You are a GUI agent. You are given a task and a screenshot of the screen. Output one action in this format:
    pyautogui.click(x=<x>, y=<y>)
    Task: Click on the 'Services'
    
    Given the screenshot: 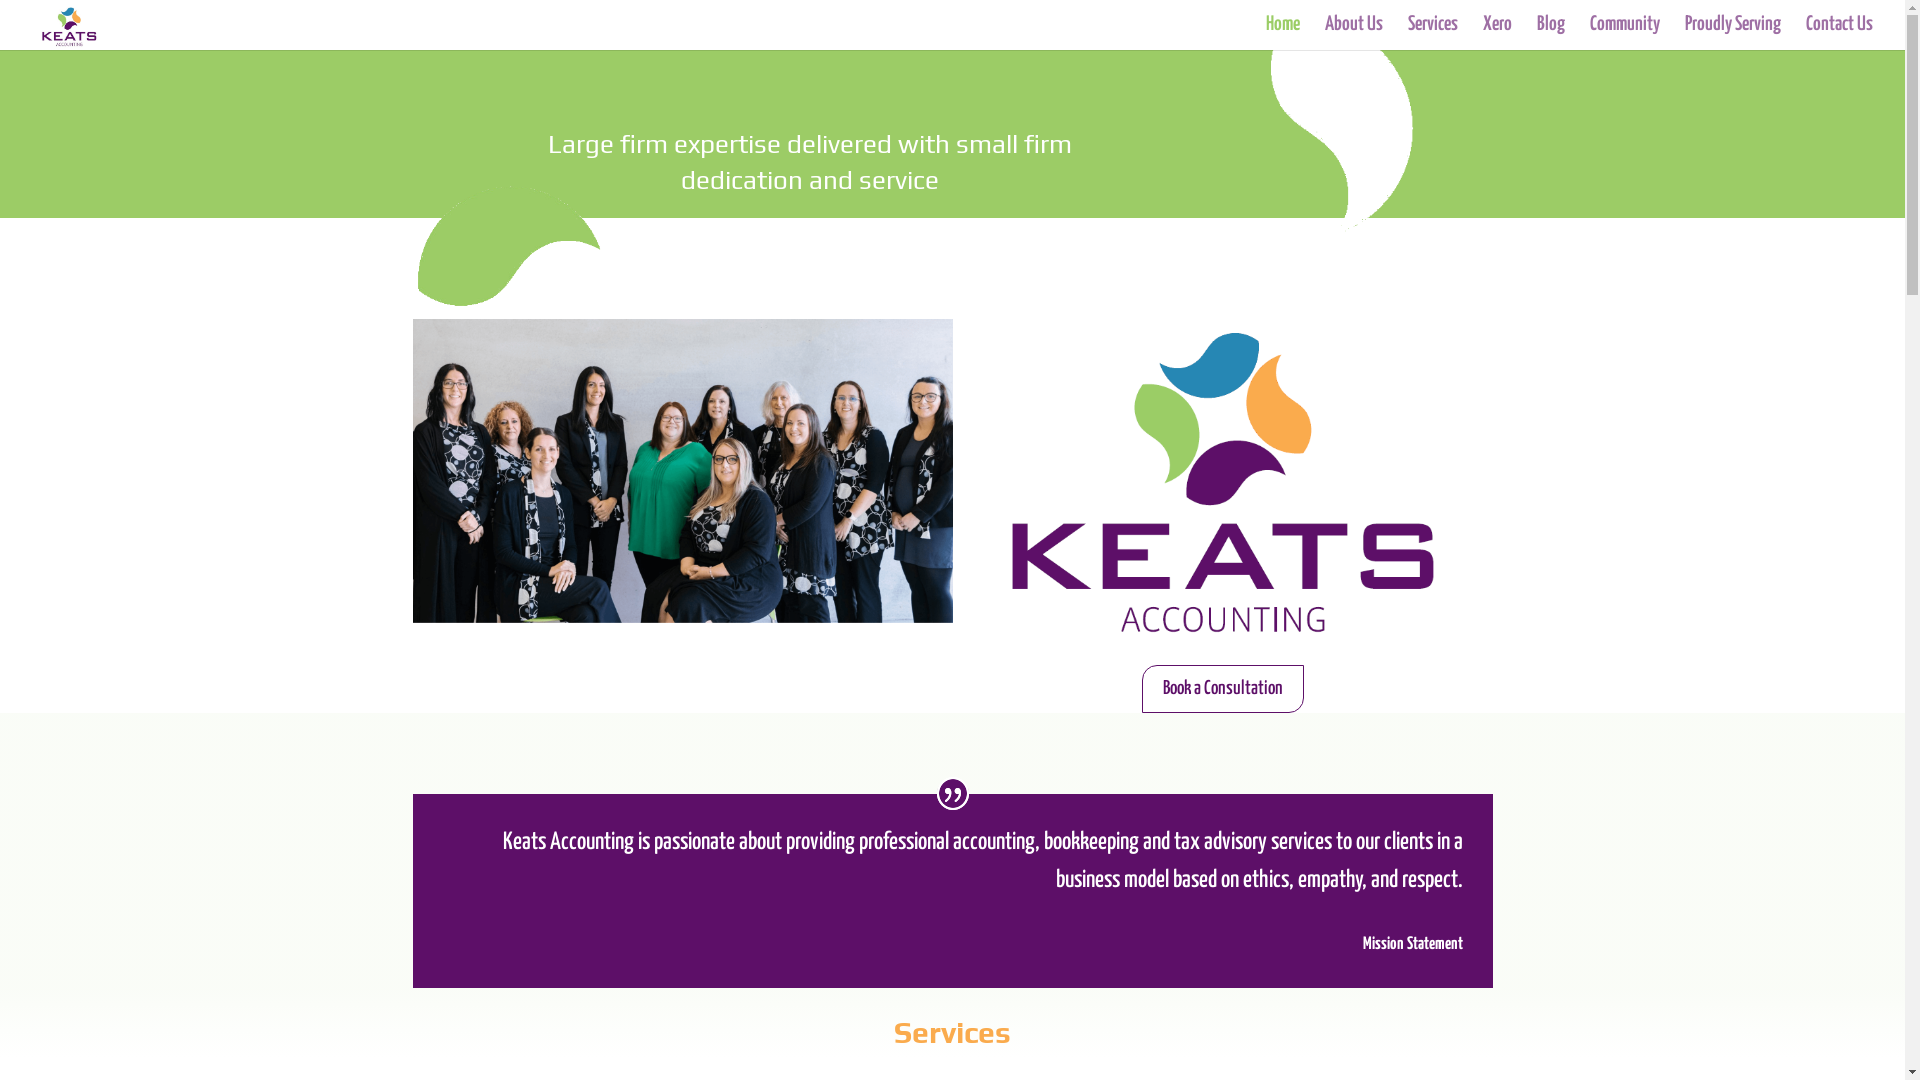 What is the action you would take?
    pyautogui.click(x=951, y=1032)
    